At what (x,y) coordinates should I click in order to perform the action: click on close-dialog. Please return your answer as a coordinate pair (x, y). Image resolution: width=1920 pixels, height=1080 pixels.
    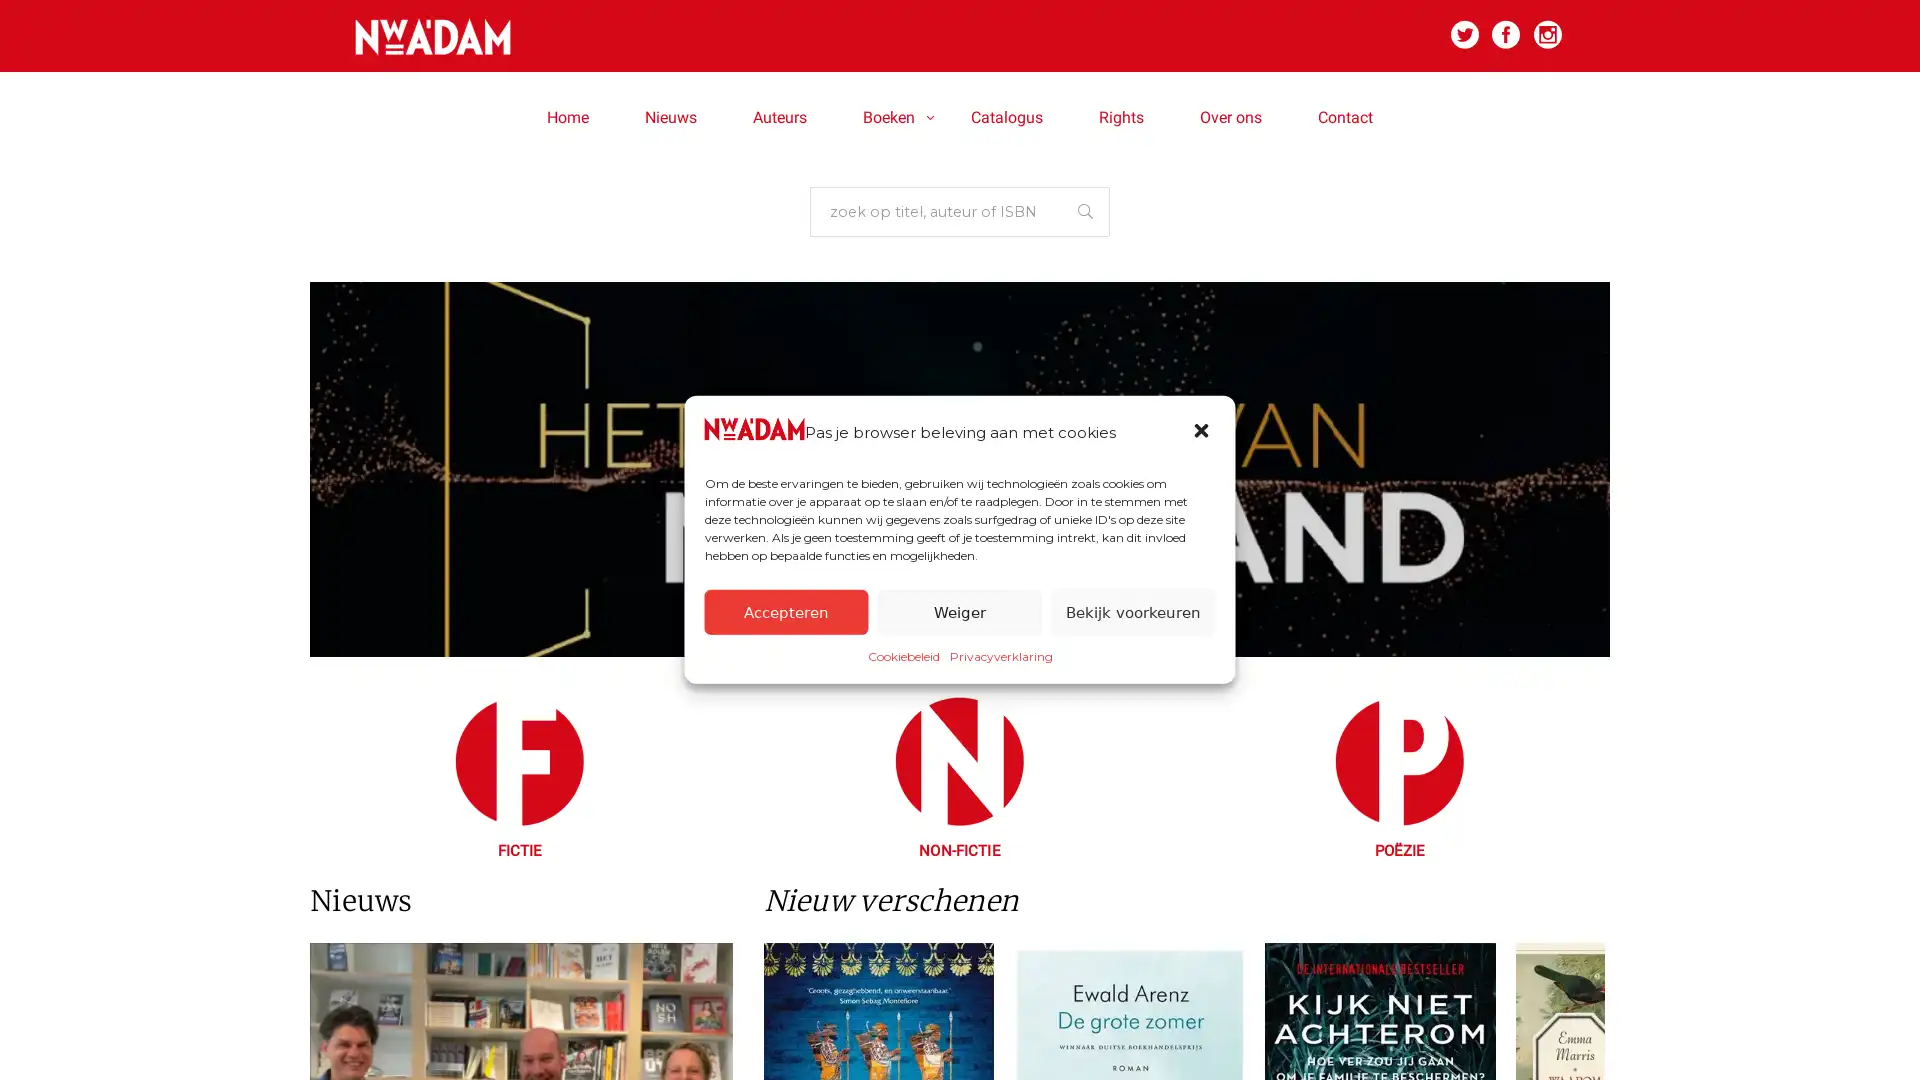
    Looking at the image, I should click on (1202, 431).